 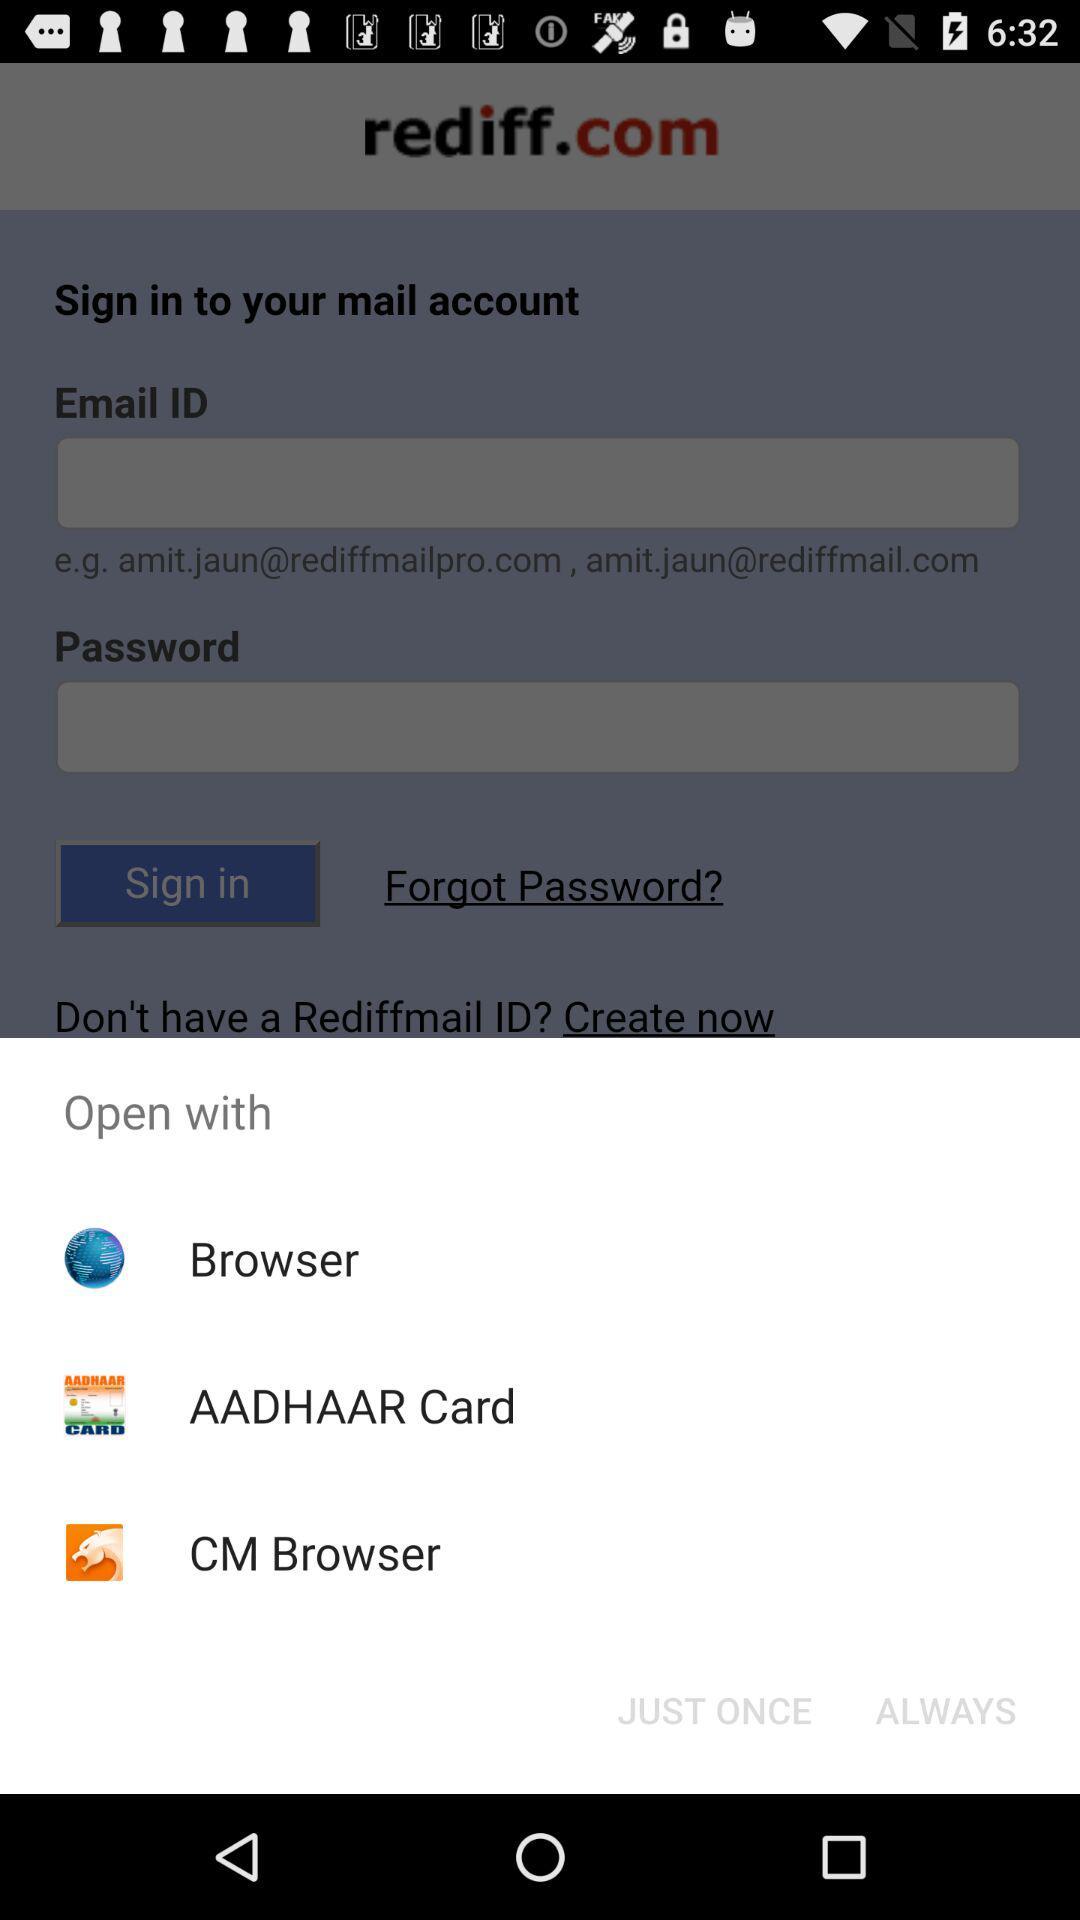 I want to click on the item at the bottom right corner, so click(x=945, y=1708).